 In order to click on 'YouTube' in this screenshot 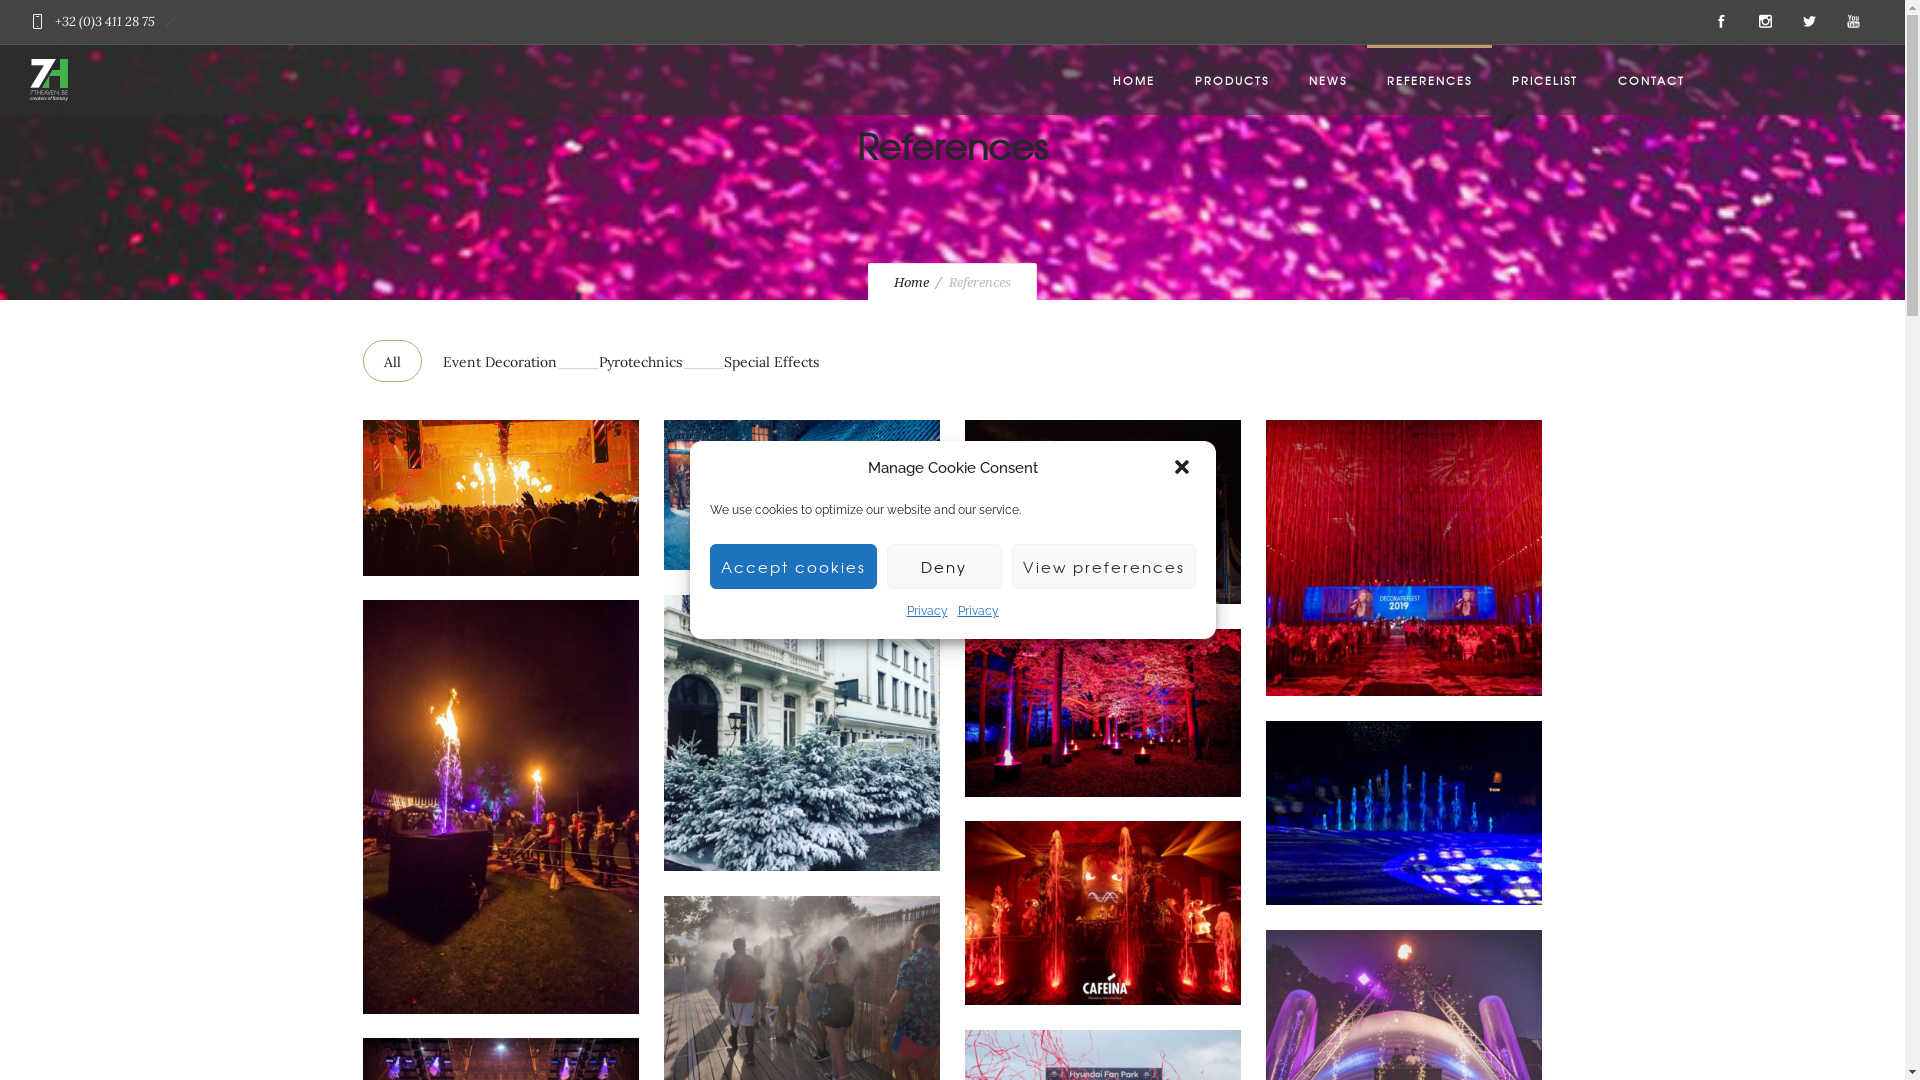, I will do `click(1830, 22)`.